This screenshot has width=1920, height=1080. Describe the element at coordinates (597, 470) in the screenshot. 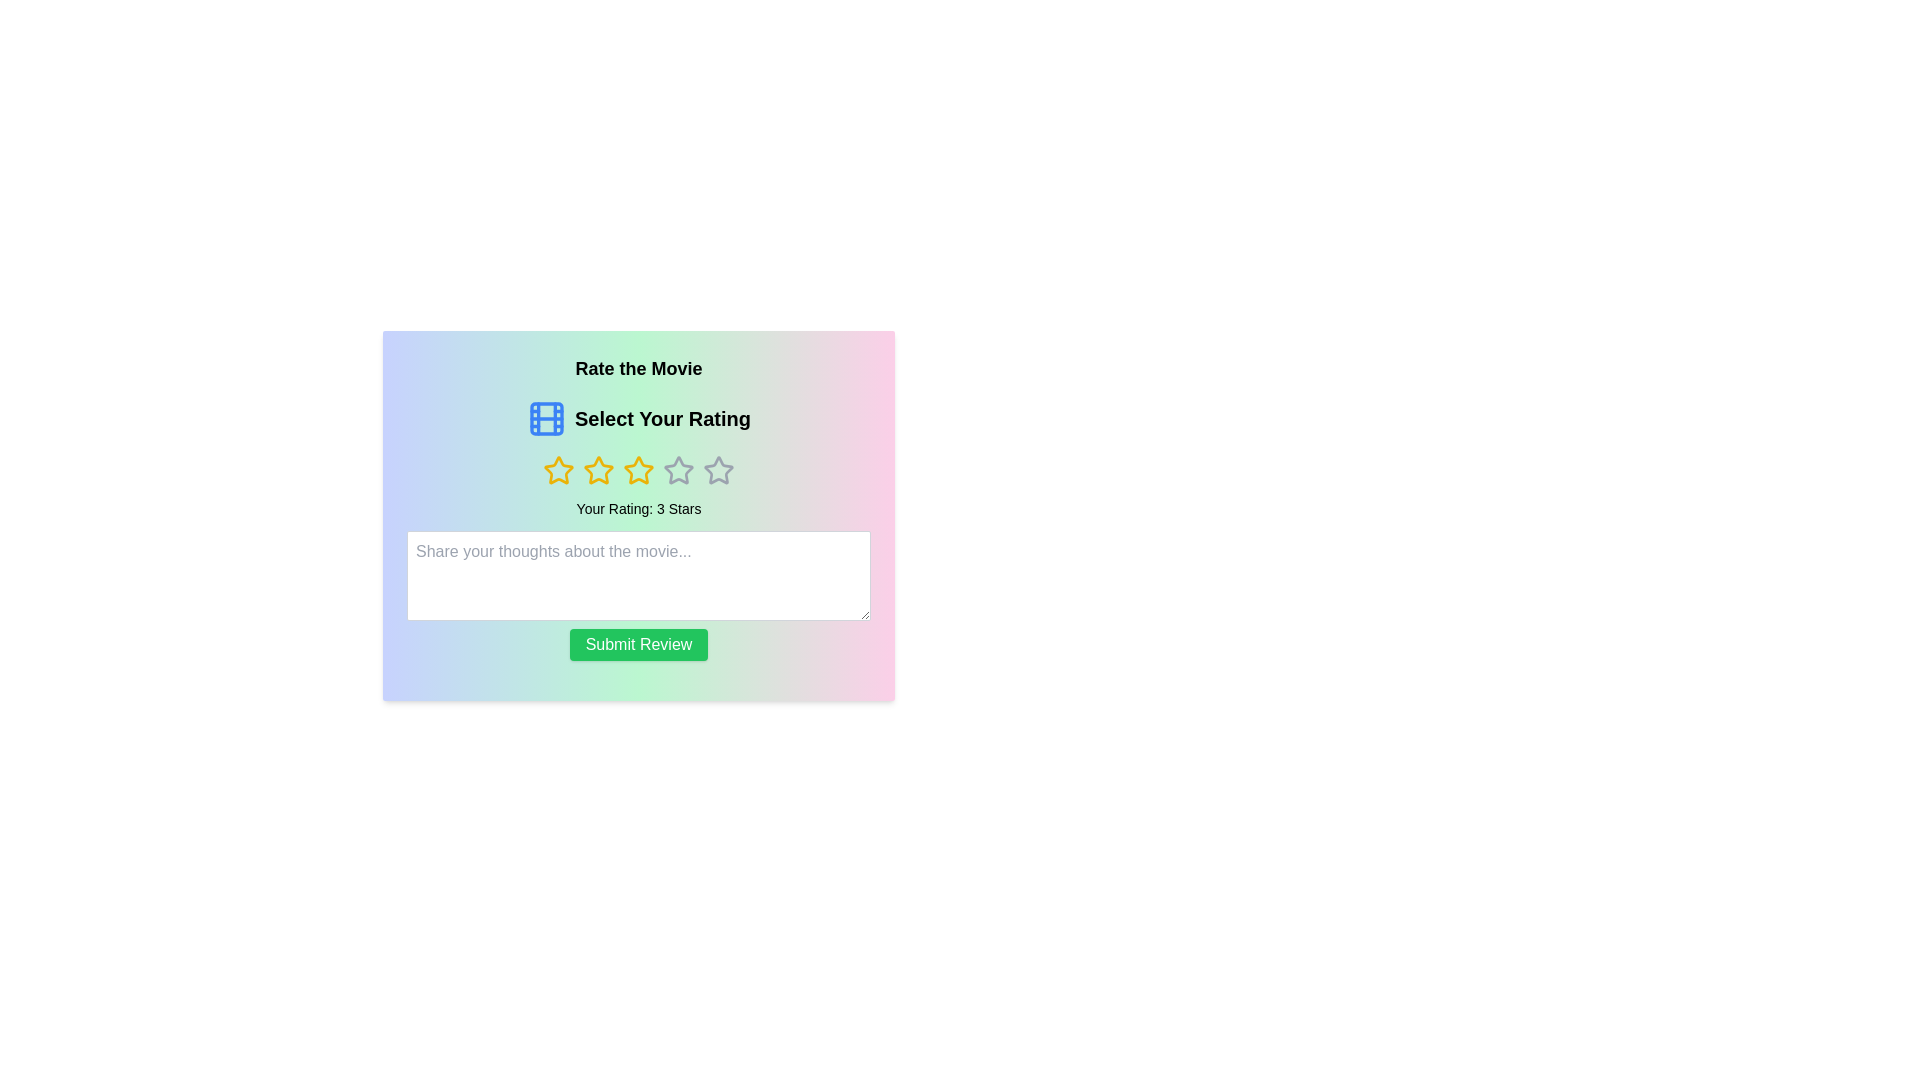

I see `the third star icon in the five-star rating system` at that location.